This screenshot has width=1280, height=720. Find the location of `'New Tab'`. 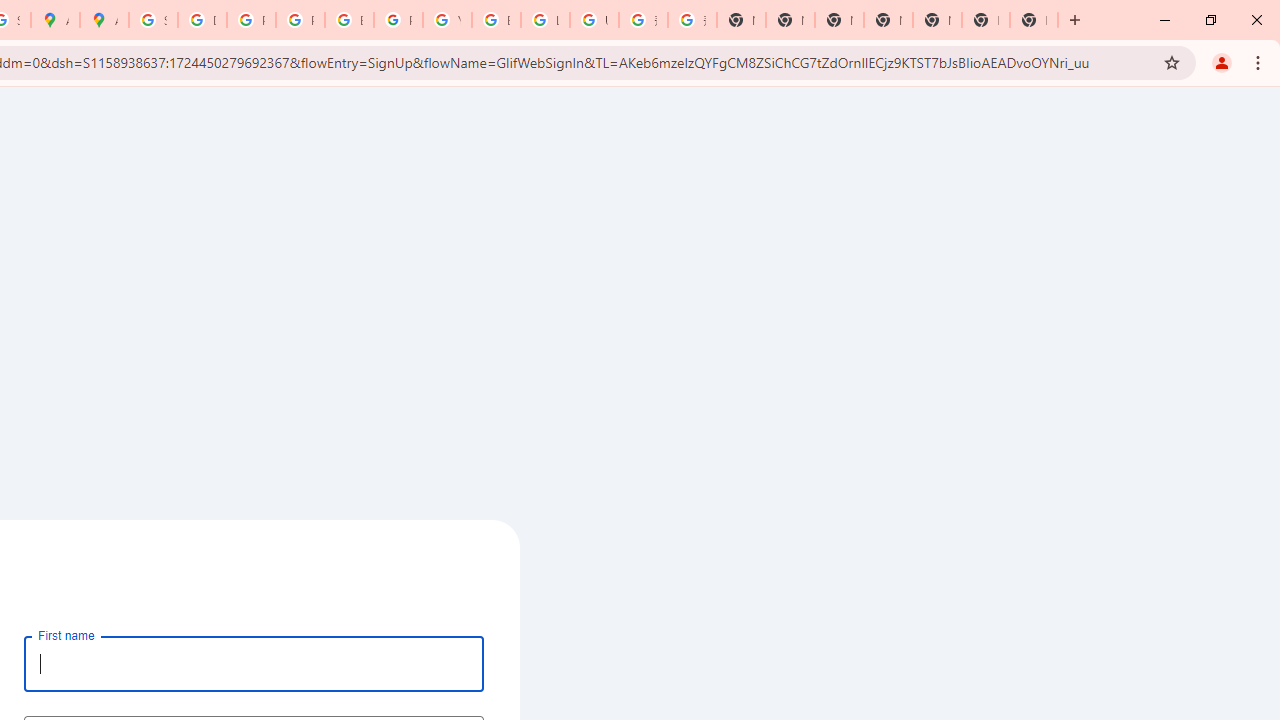

'New Tab' is located at coordinates (1034, 20).